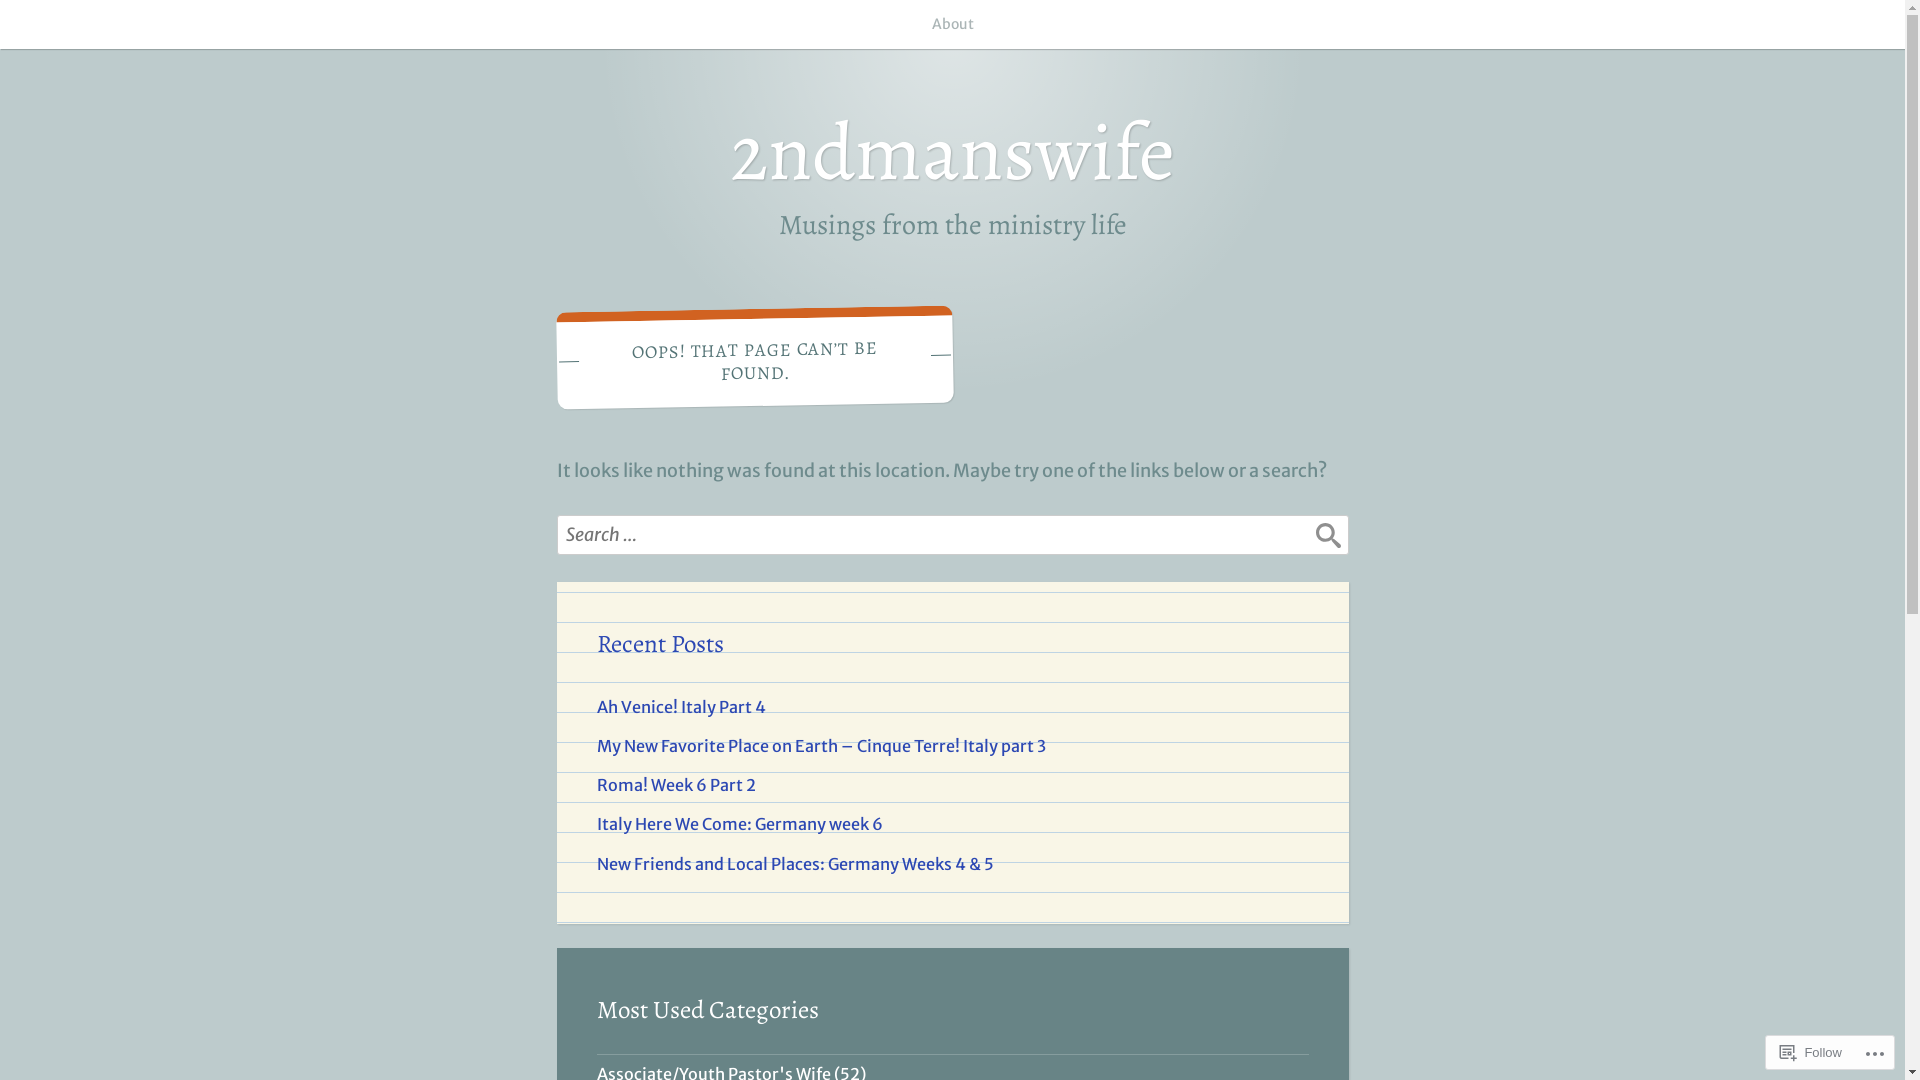  Describe the element at coordinates (594, 824) in the screenshot. I see `'Italy Here We Come: Germany week 6'` at that location.